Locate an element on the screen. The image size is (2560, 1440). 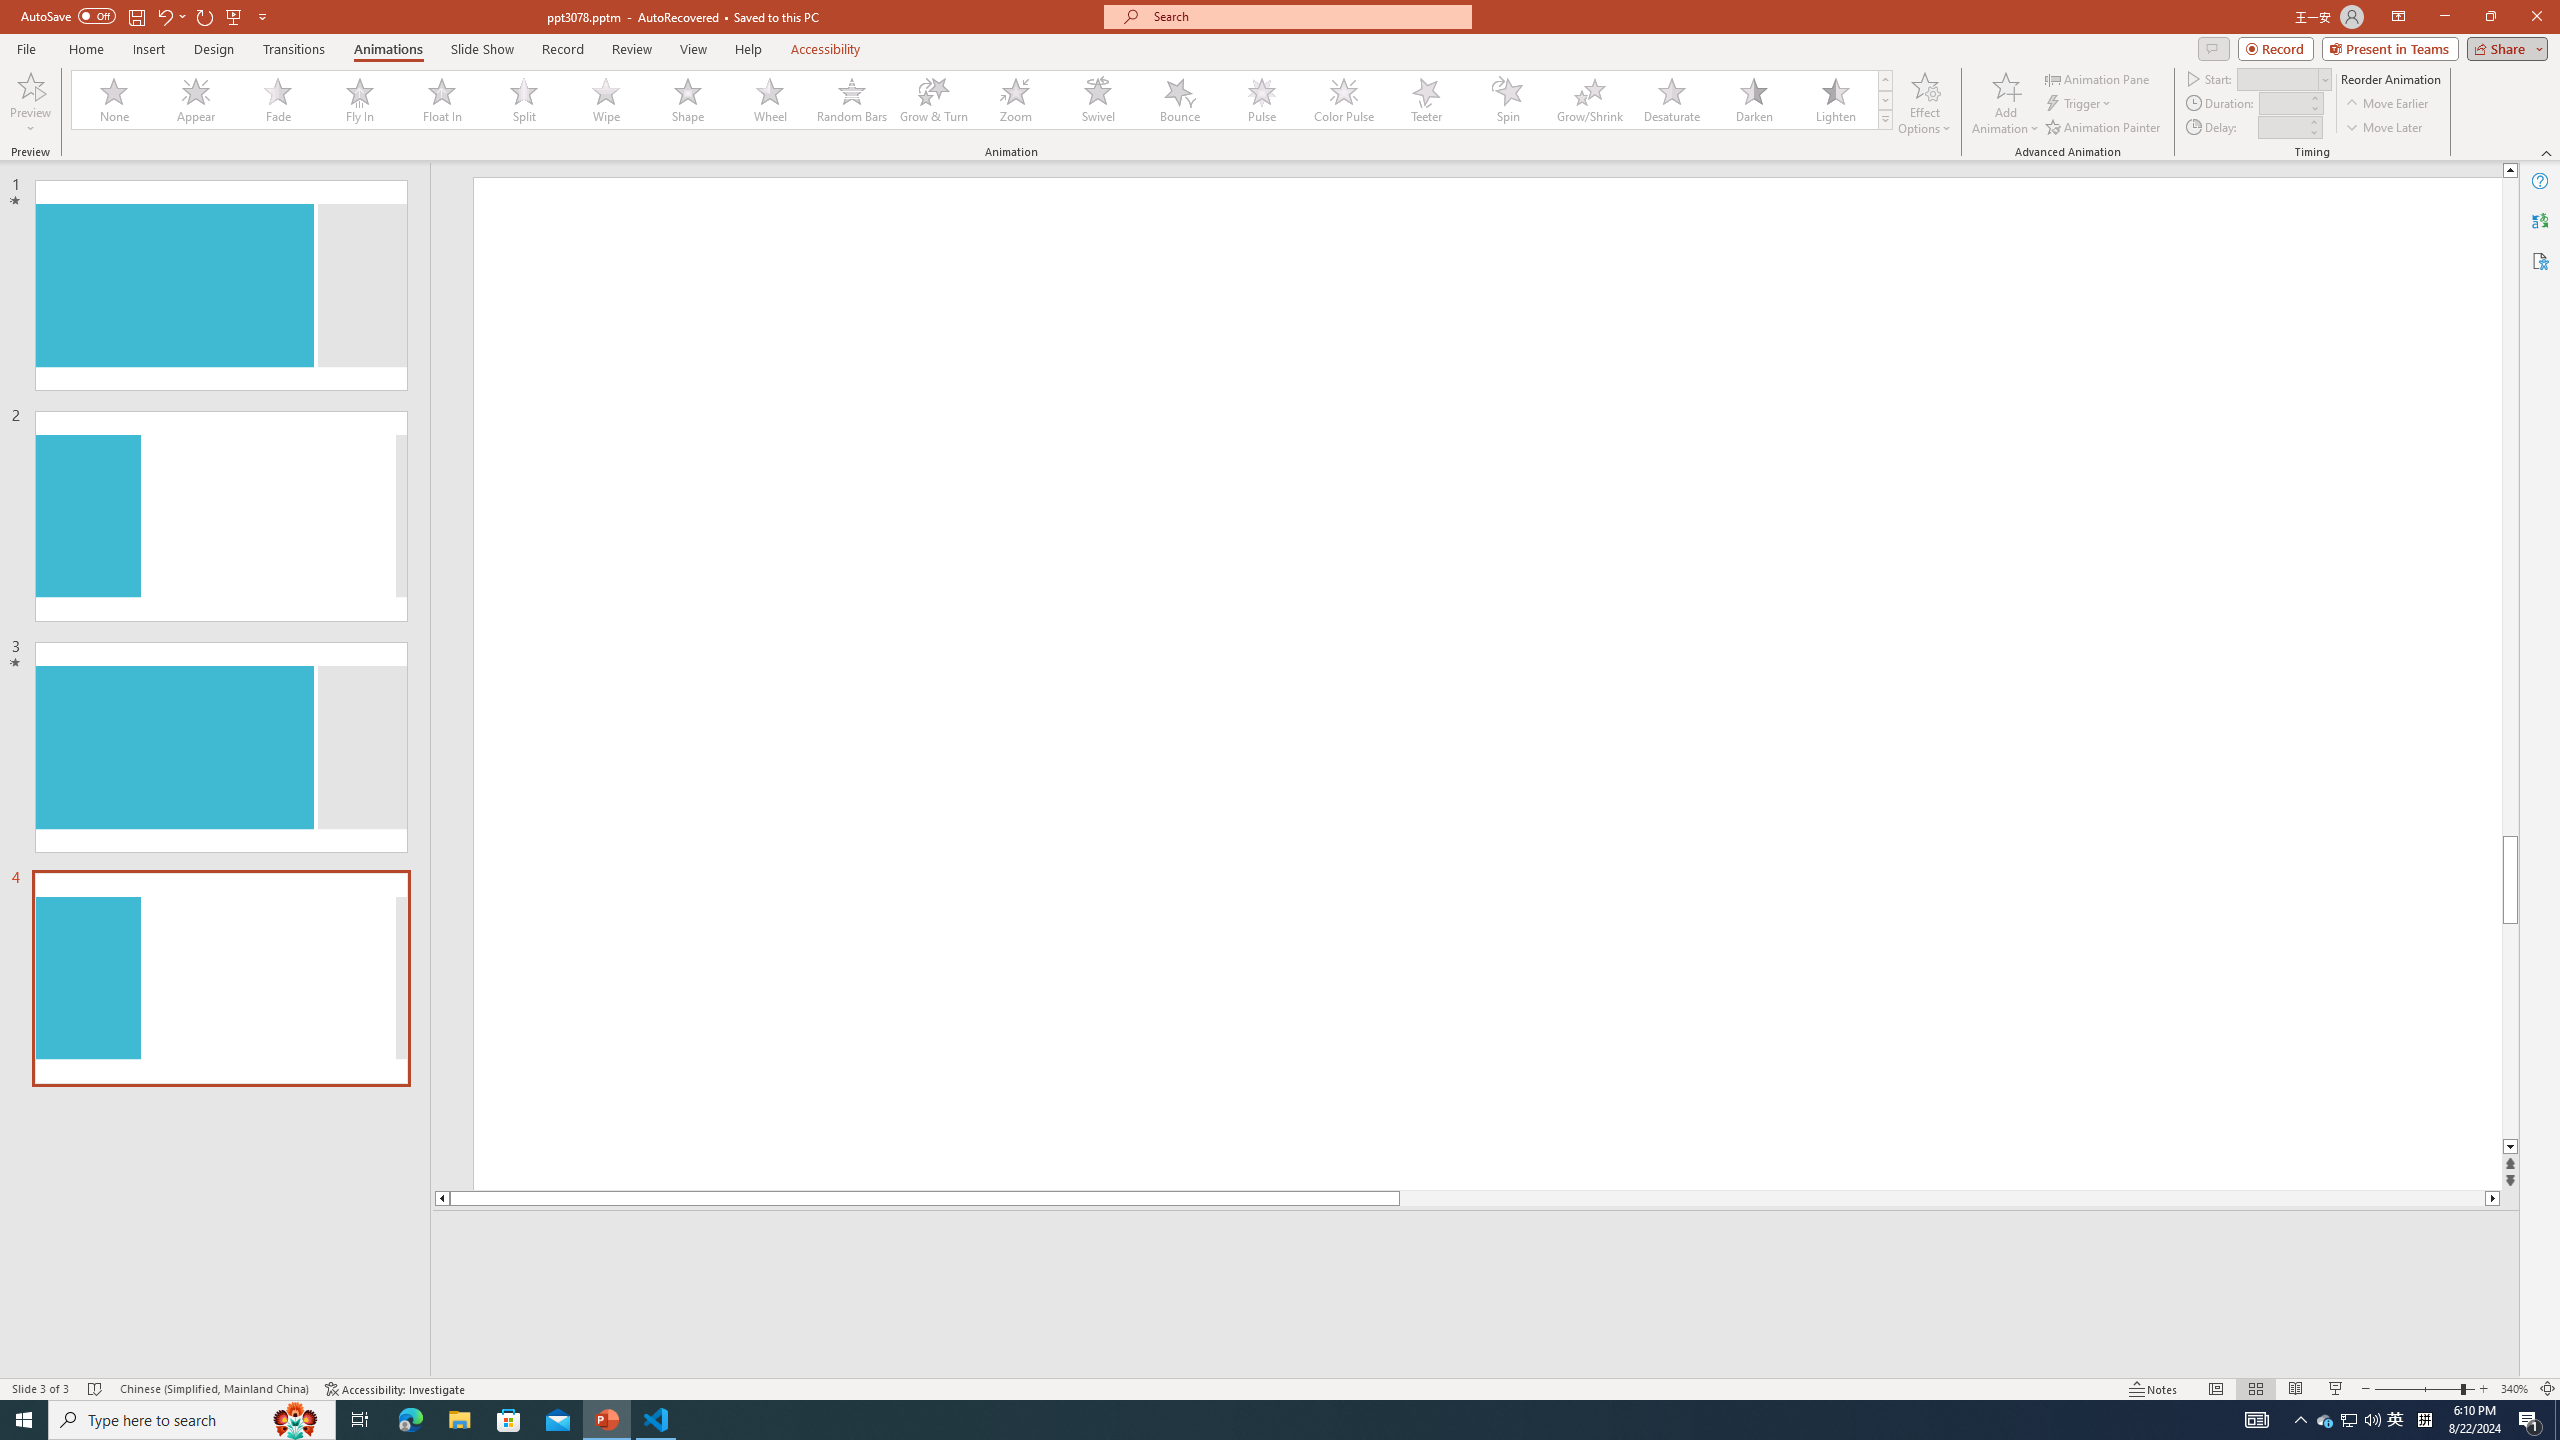
'Record' is located at coordinates (562, 49).